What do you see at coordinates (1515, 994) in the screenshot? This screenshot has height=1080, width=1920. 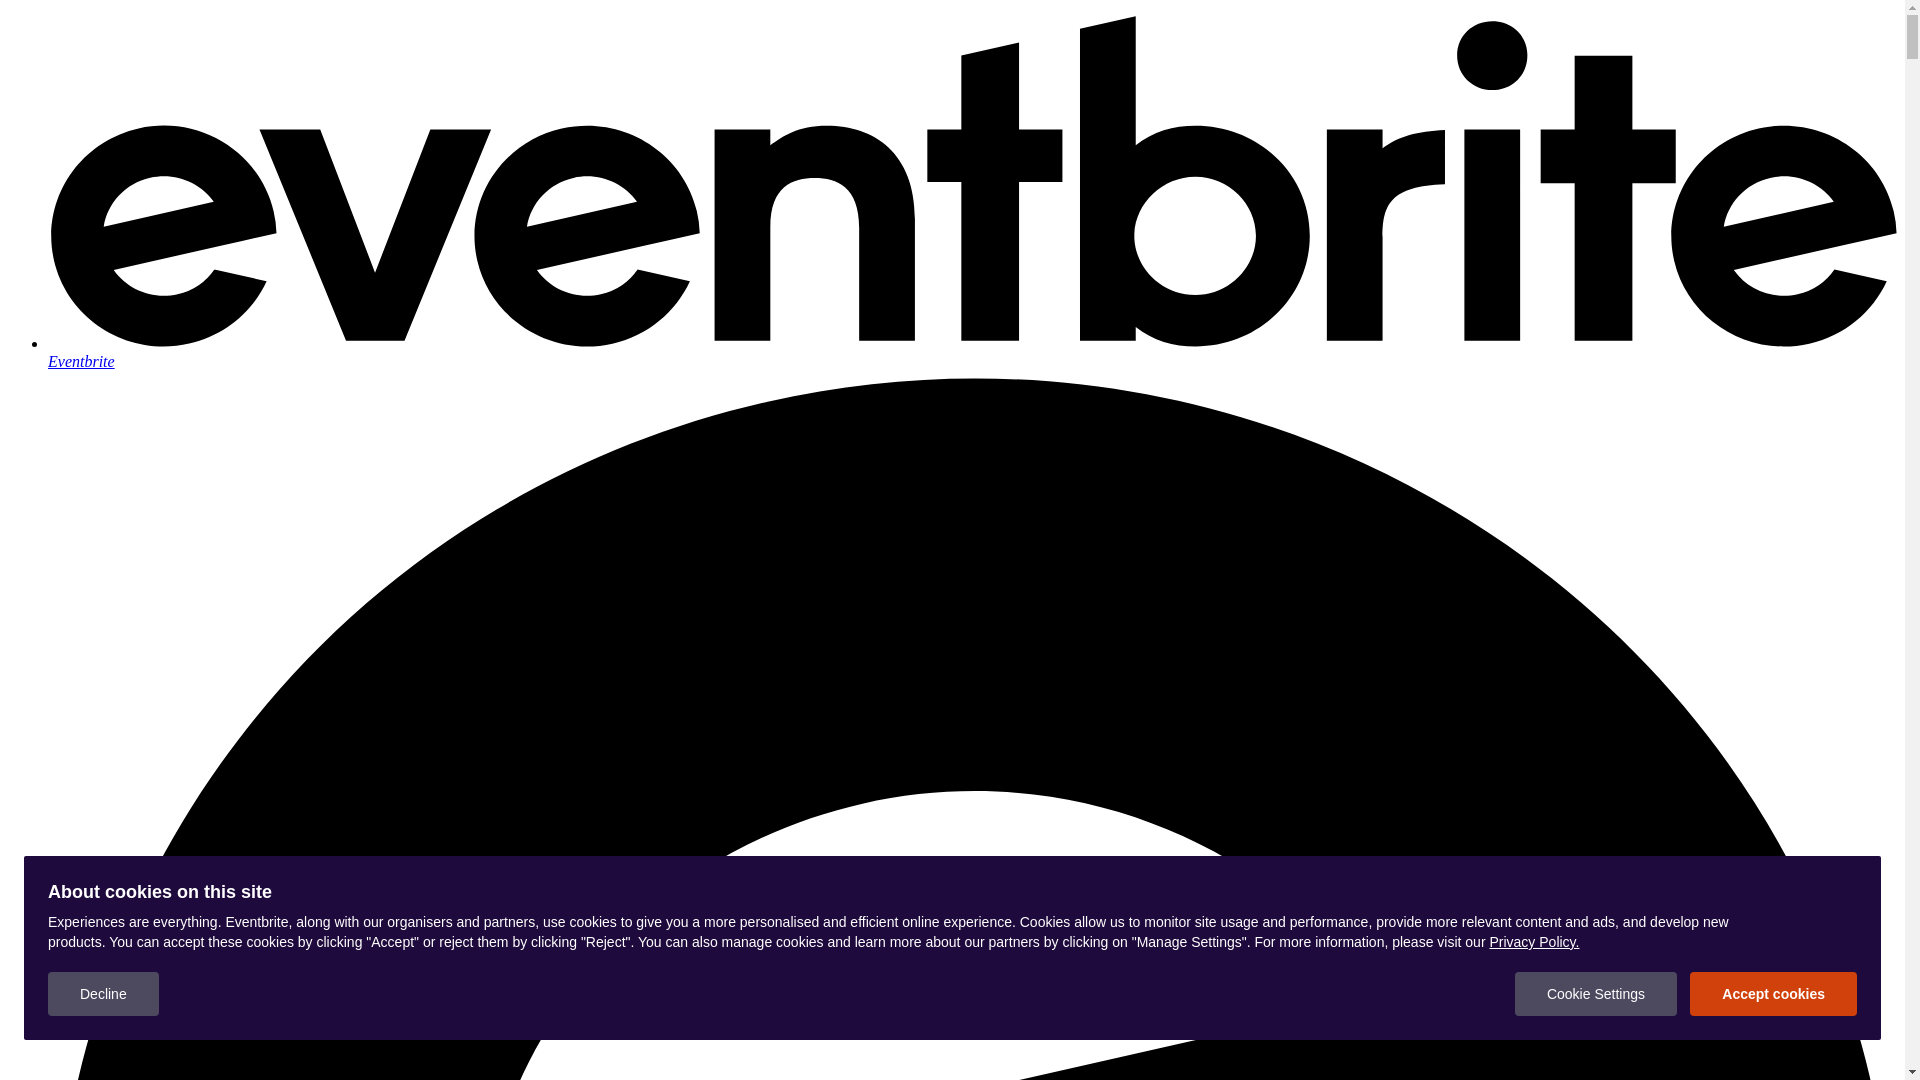 I see `'Cookie Settings'` at bounding box center [1515, 994].